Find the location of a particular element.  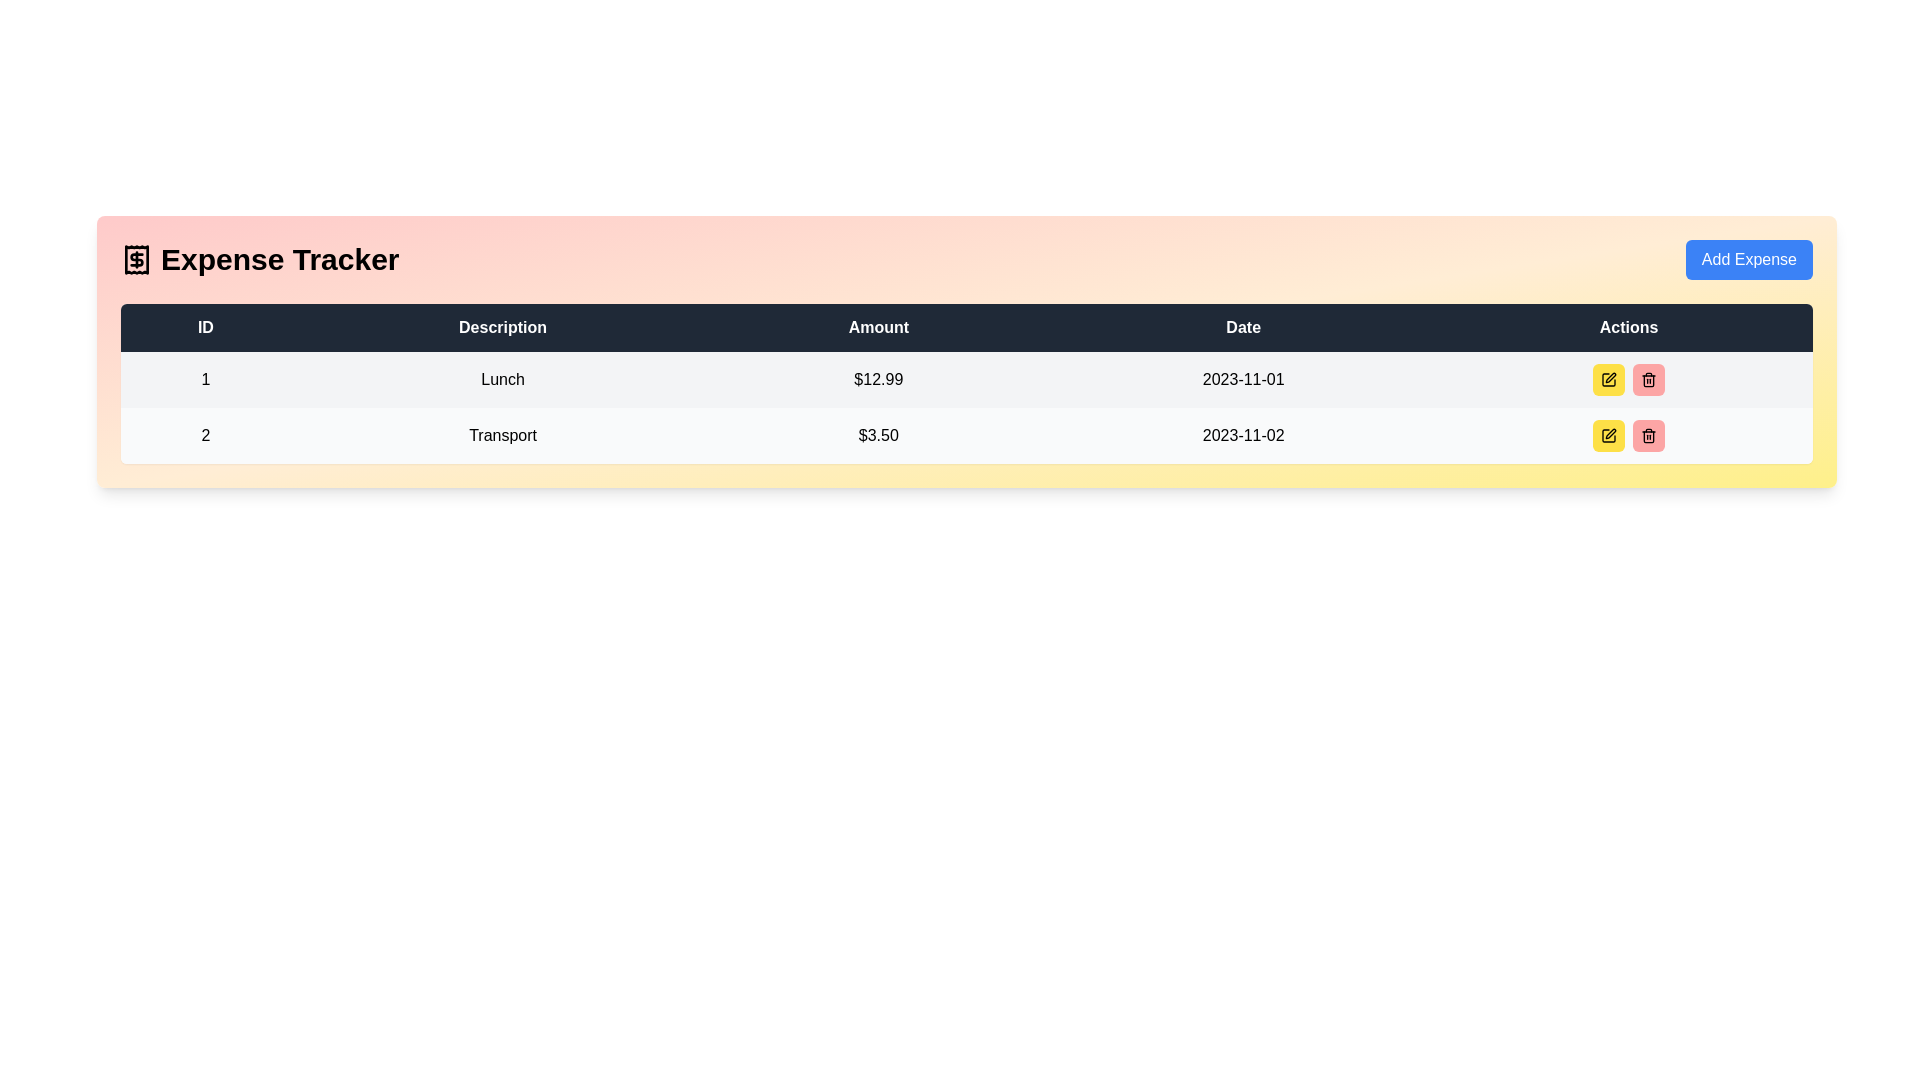

the Text label in the second row of the table under the 'ID' column, which serves as a unique identifier for this entry is located at coordinates (205, 434).